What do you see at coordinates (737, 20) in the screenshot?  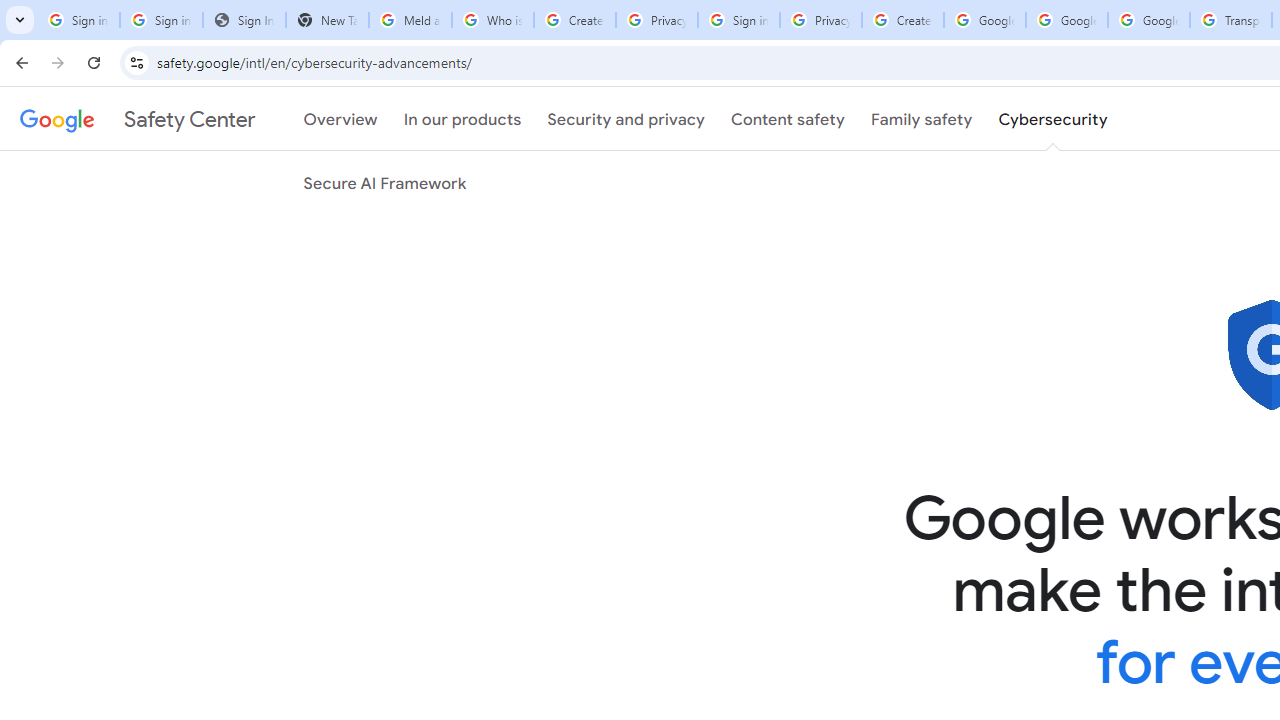 I see `'Sign in - Google Accounts'` at bounding box center [737, 20].